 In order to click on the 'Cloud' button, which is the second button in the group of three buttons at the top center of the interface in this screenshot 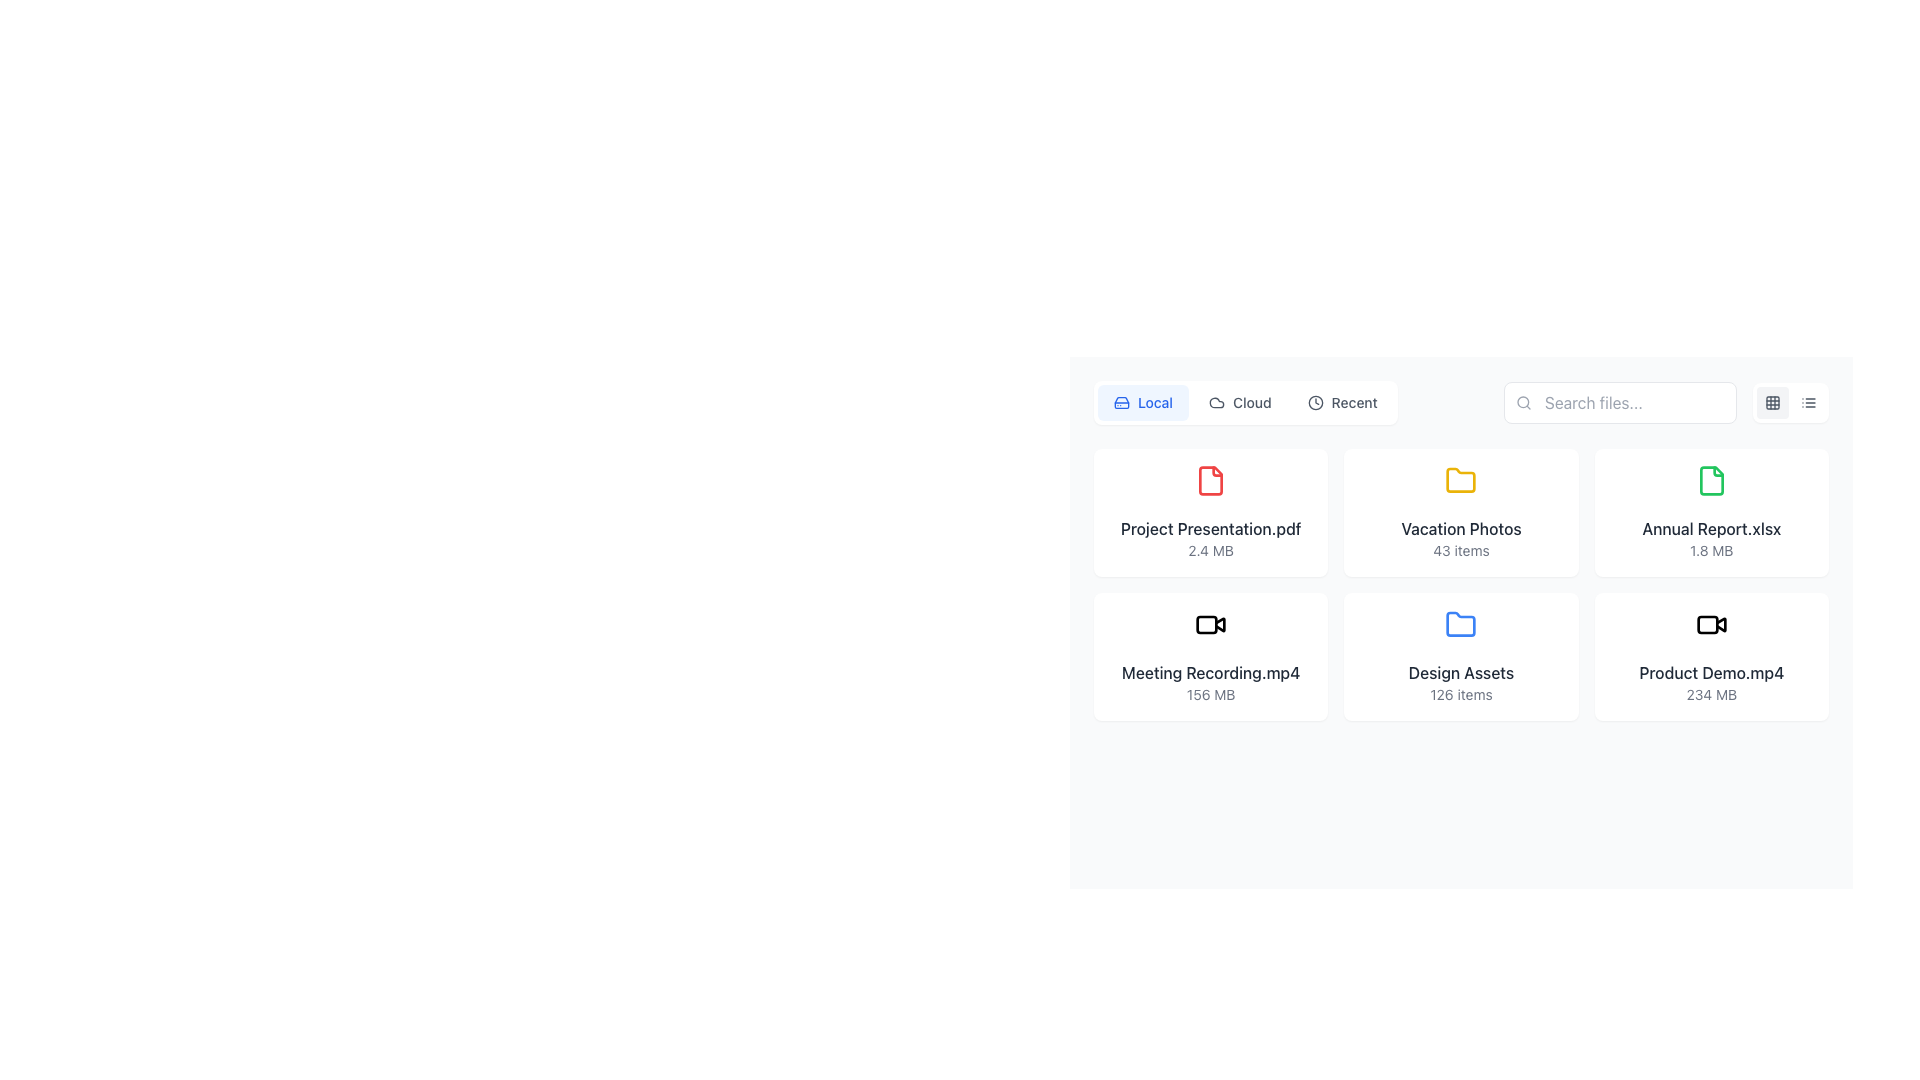, I will do `click(1239, 402)`.